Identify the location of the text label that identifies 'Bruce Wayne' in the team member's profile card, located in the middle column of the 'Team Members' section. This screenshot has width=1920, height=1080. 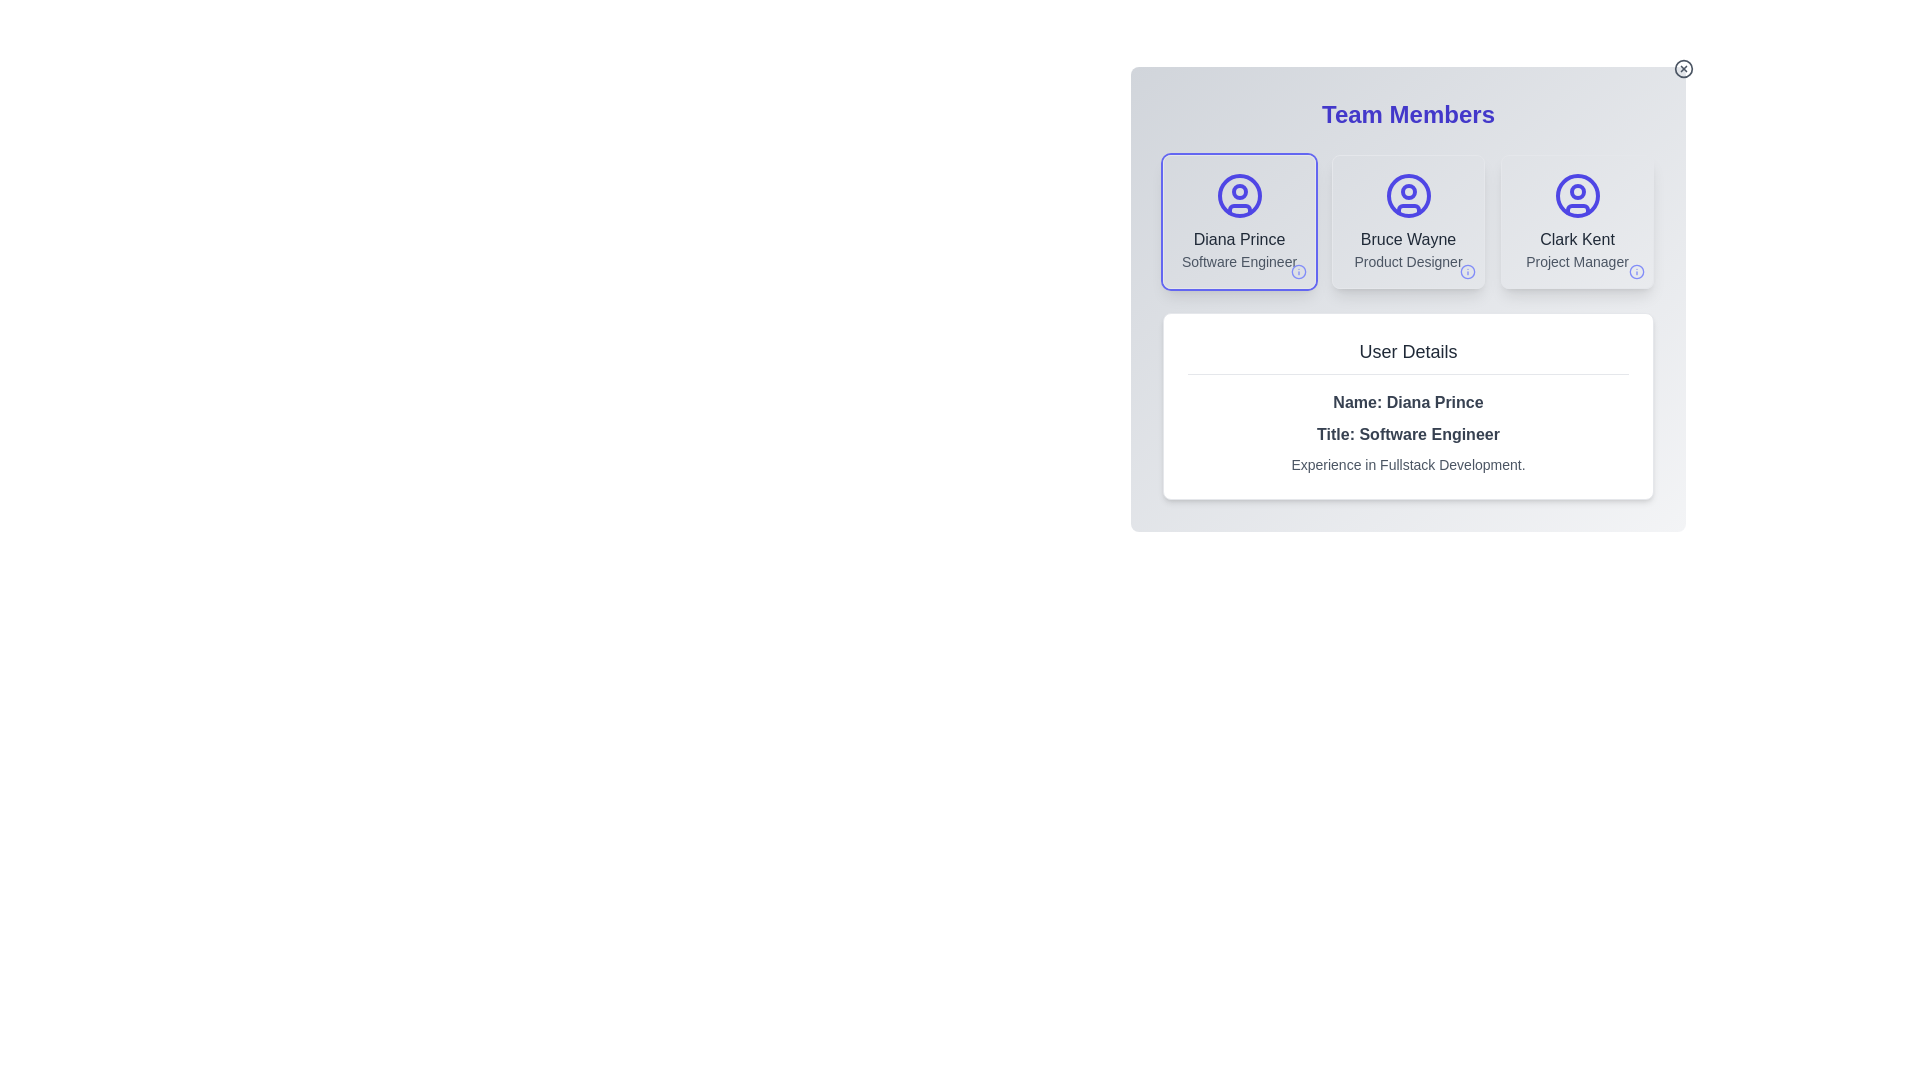
(1407, 238).